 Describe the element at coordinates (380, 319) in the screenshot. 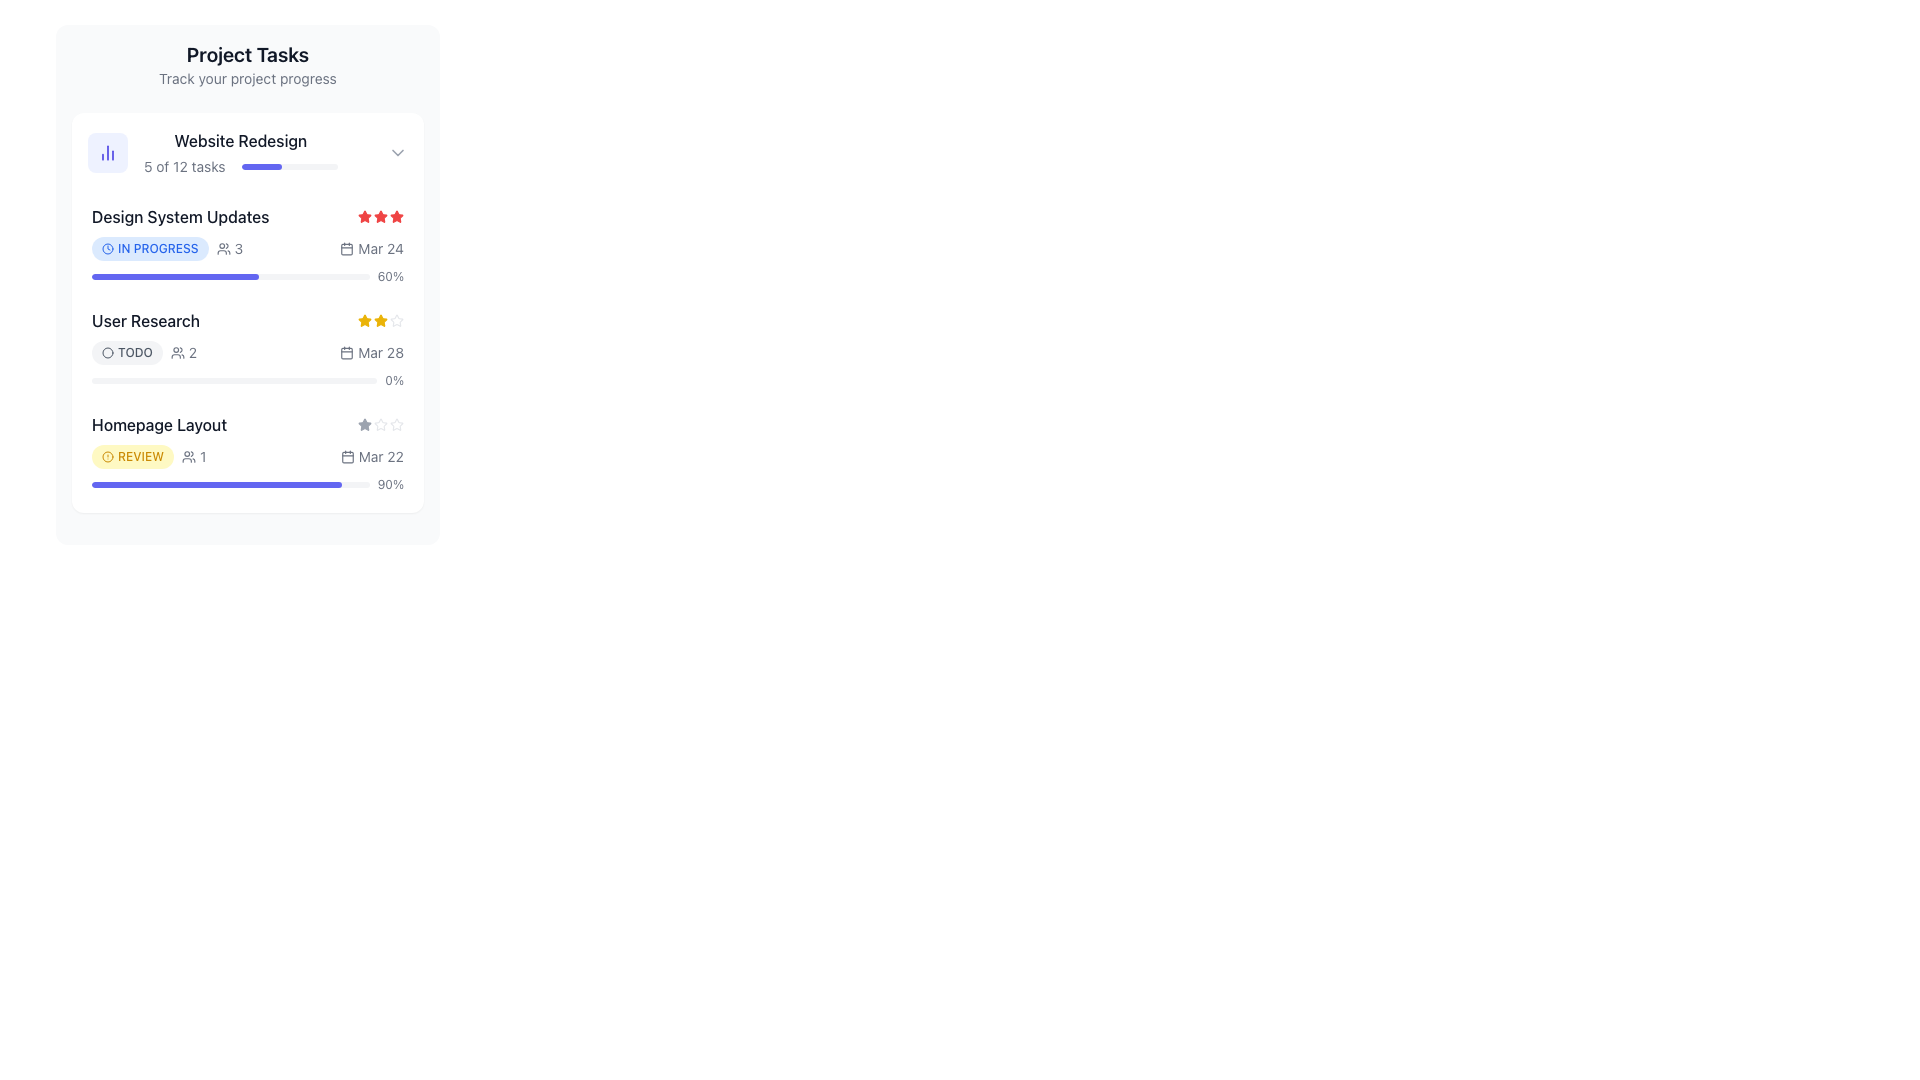

I see `the second star in the rating system located to the right of the first yellow star and to the left of the third gray star, aligned with the text 'User Research'` at that location.